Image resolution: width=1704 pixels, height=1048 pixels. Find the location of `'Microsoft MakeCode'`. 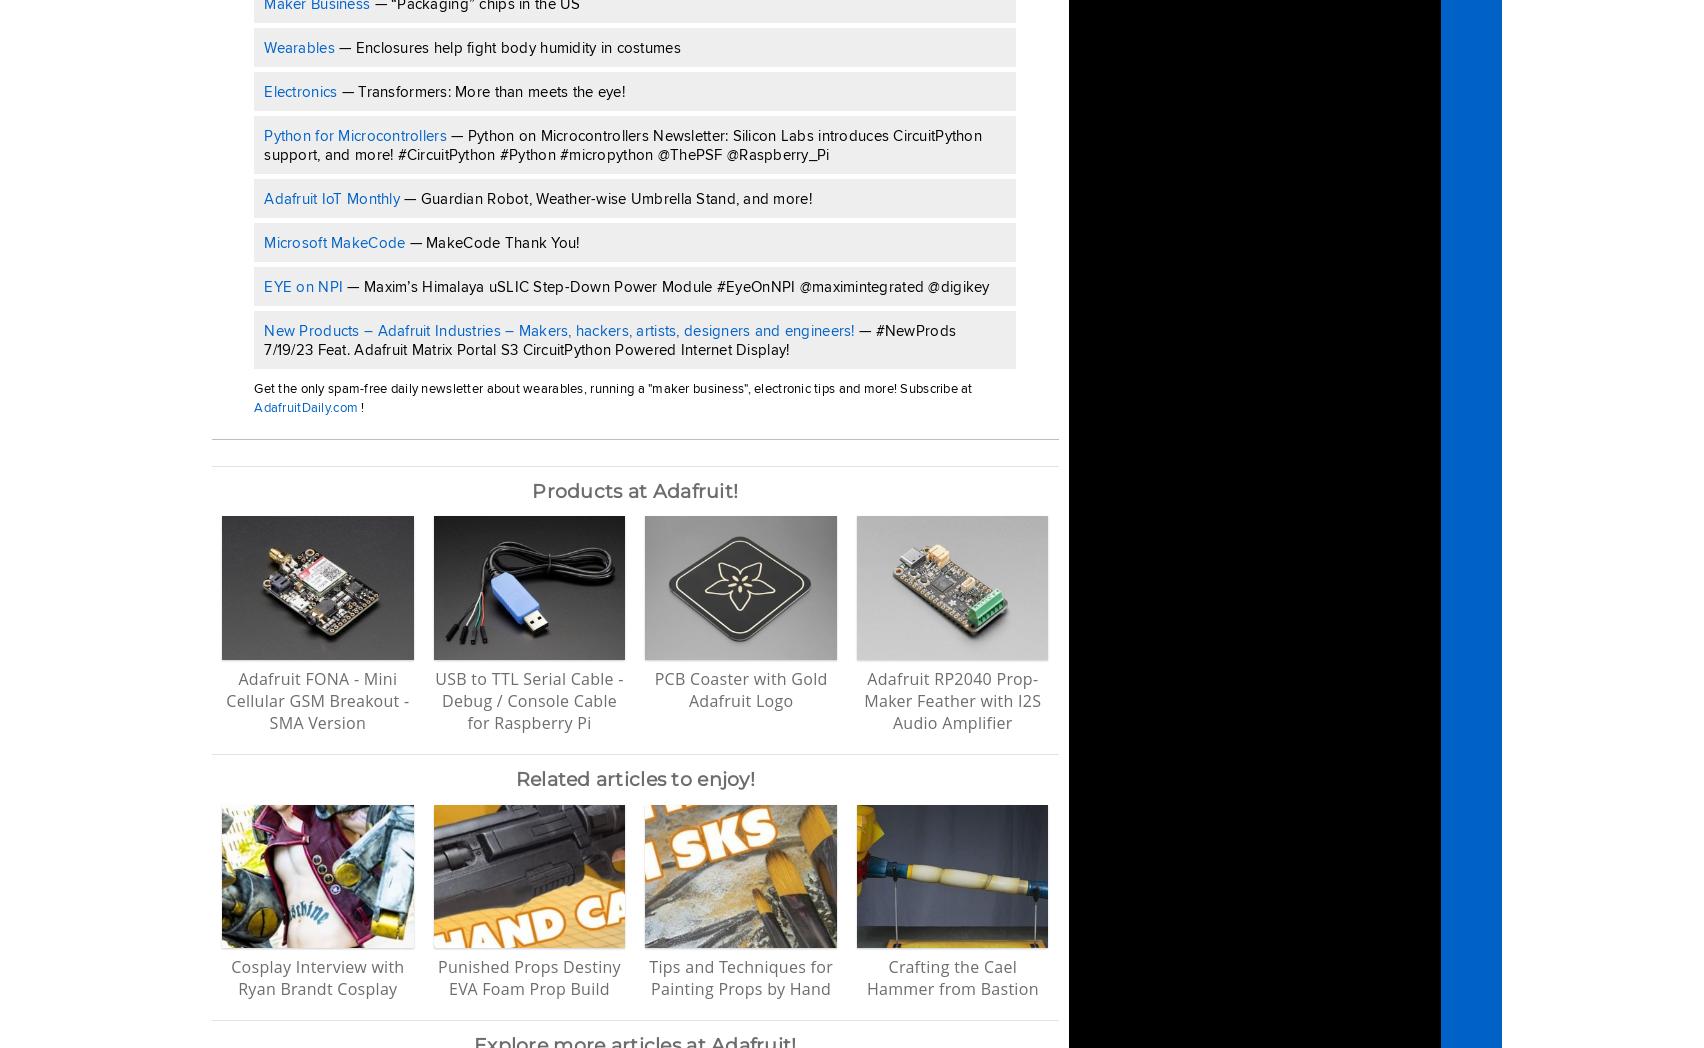

'Microsoft MakeCode' is located at coordinates (333, 242).